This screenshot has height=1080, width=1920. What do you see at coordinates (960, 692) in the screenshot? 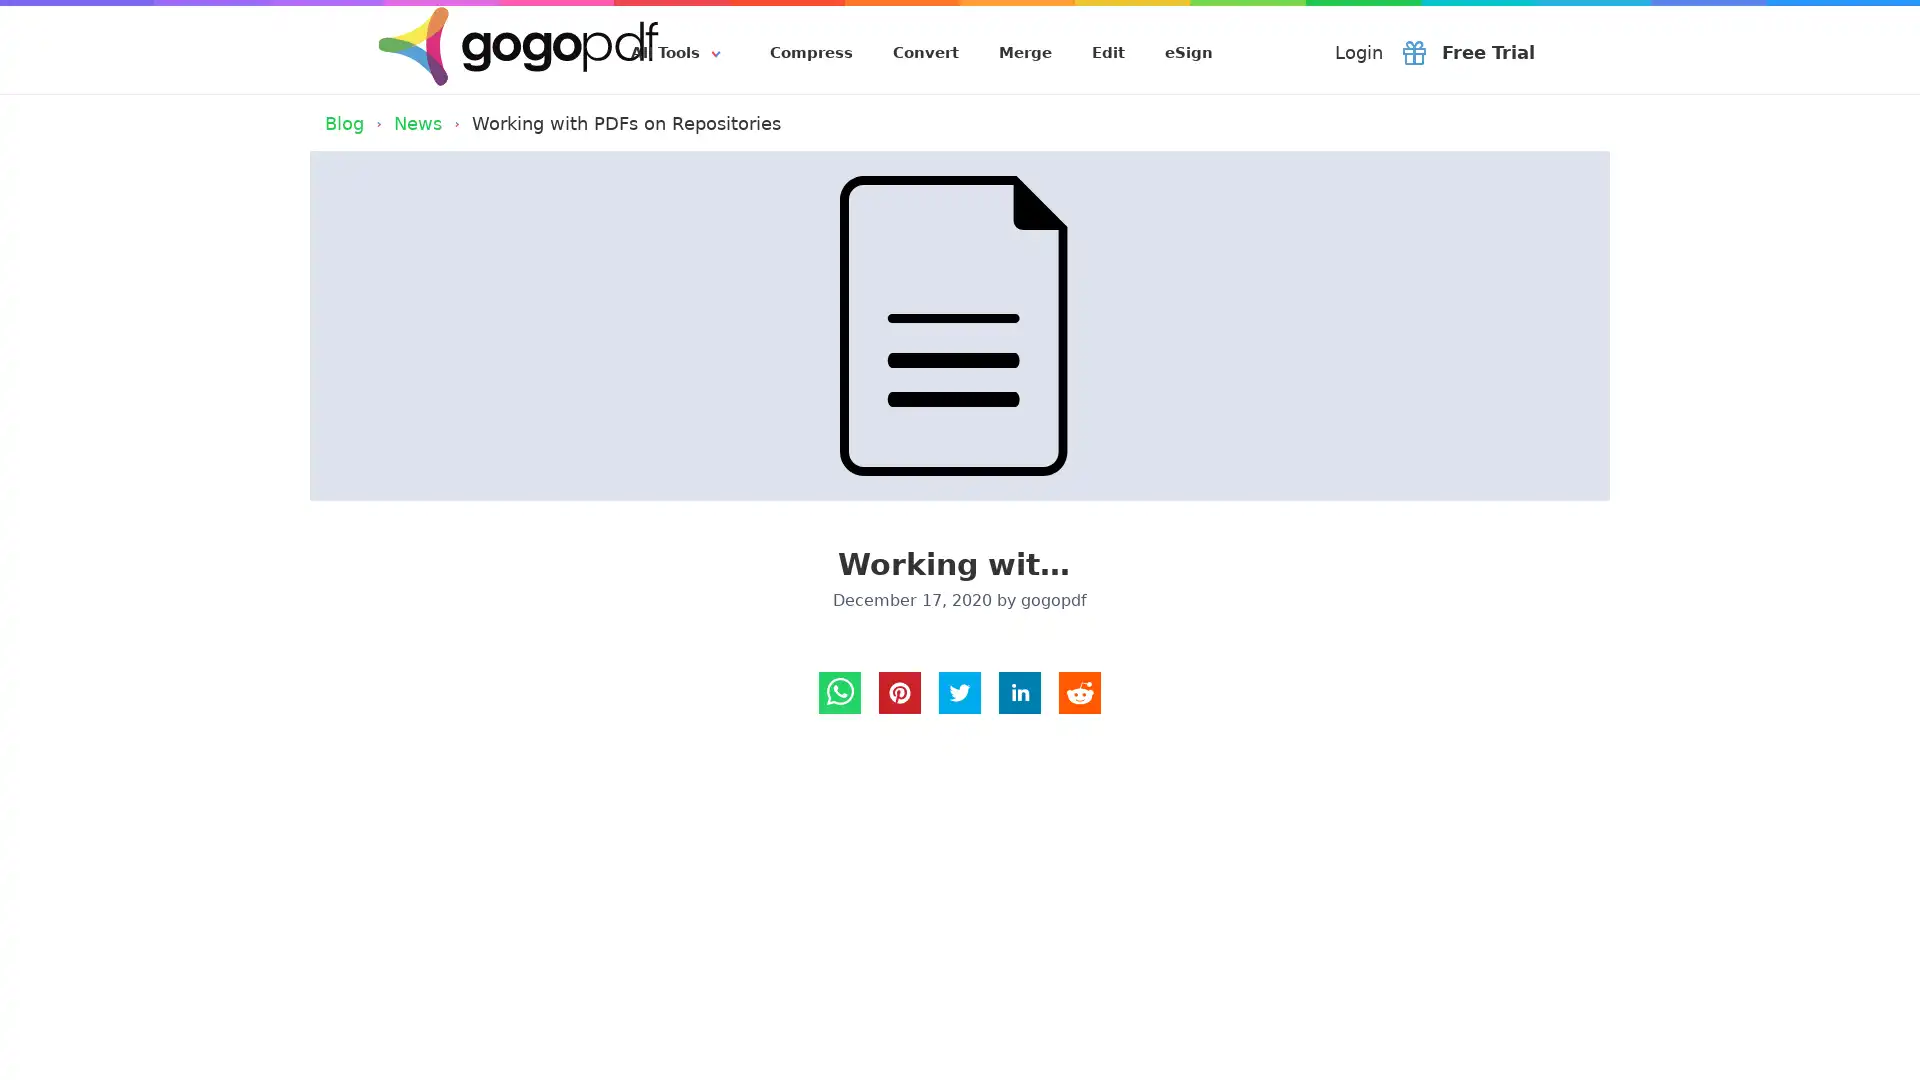
I see `Twitter` at bounding box center [960, 692].